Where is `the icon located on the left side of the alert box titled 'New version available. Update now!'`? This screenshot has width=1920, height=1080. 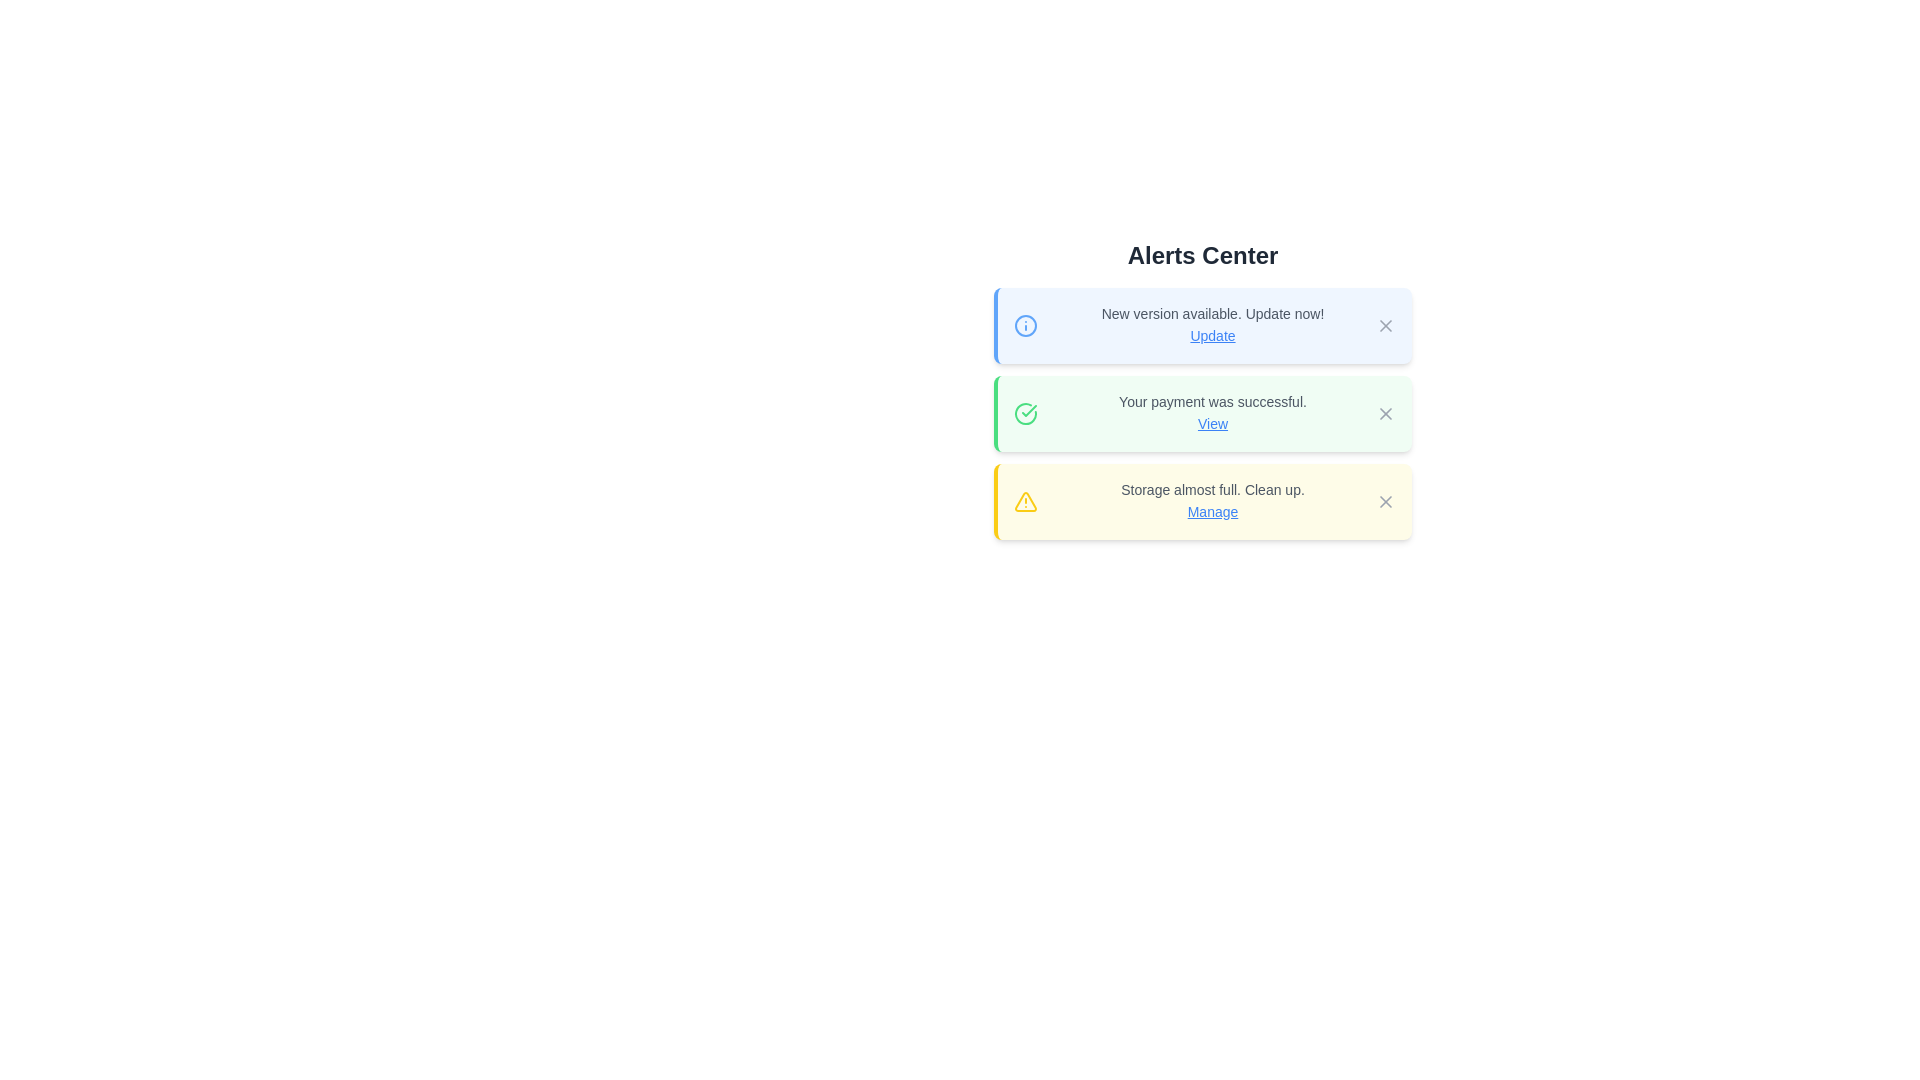
the icon located on the left side of the alert box titled 'New version available. Update now!' is located at coordinates (1026, 325).